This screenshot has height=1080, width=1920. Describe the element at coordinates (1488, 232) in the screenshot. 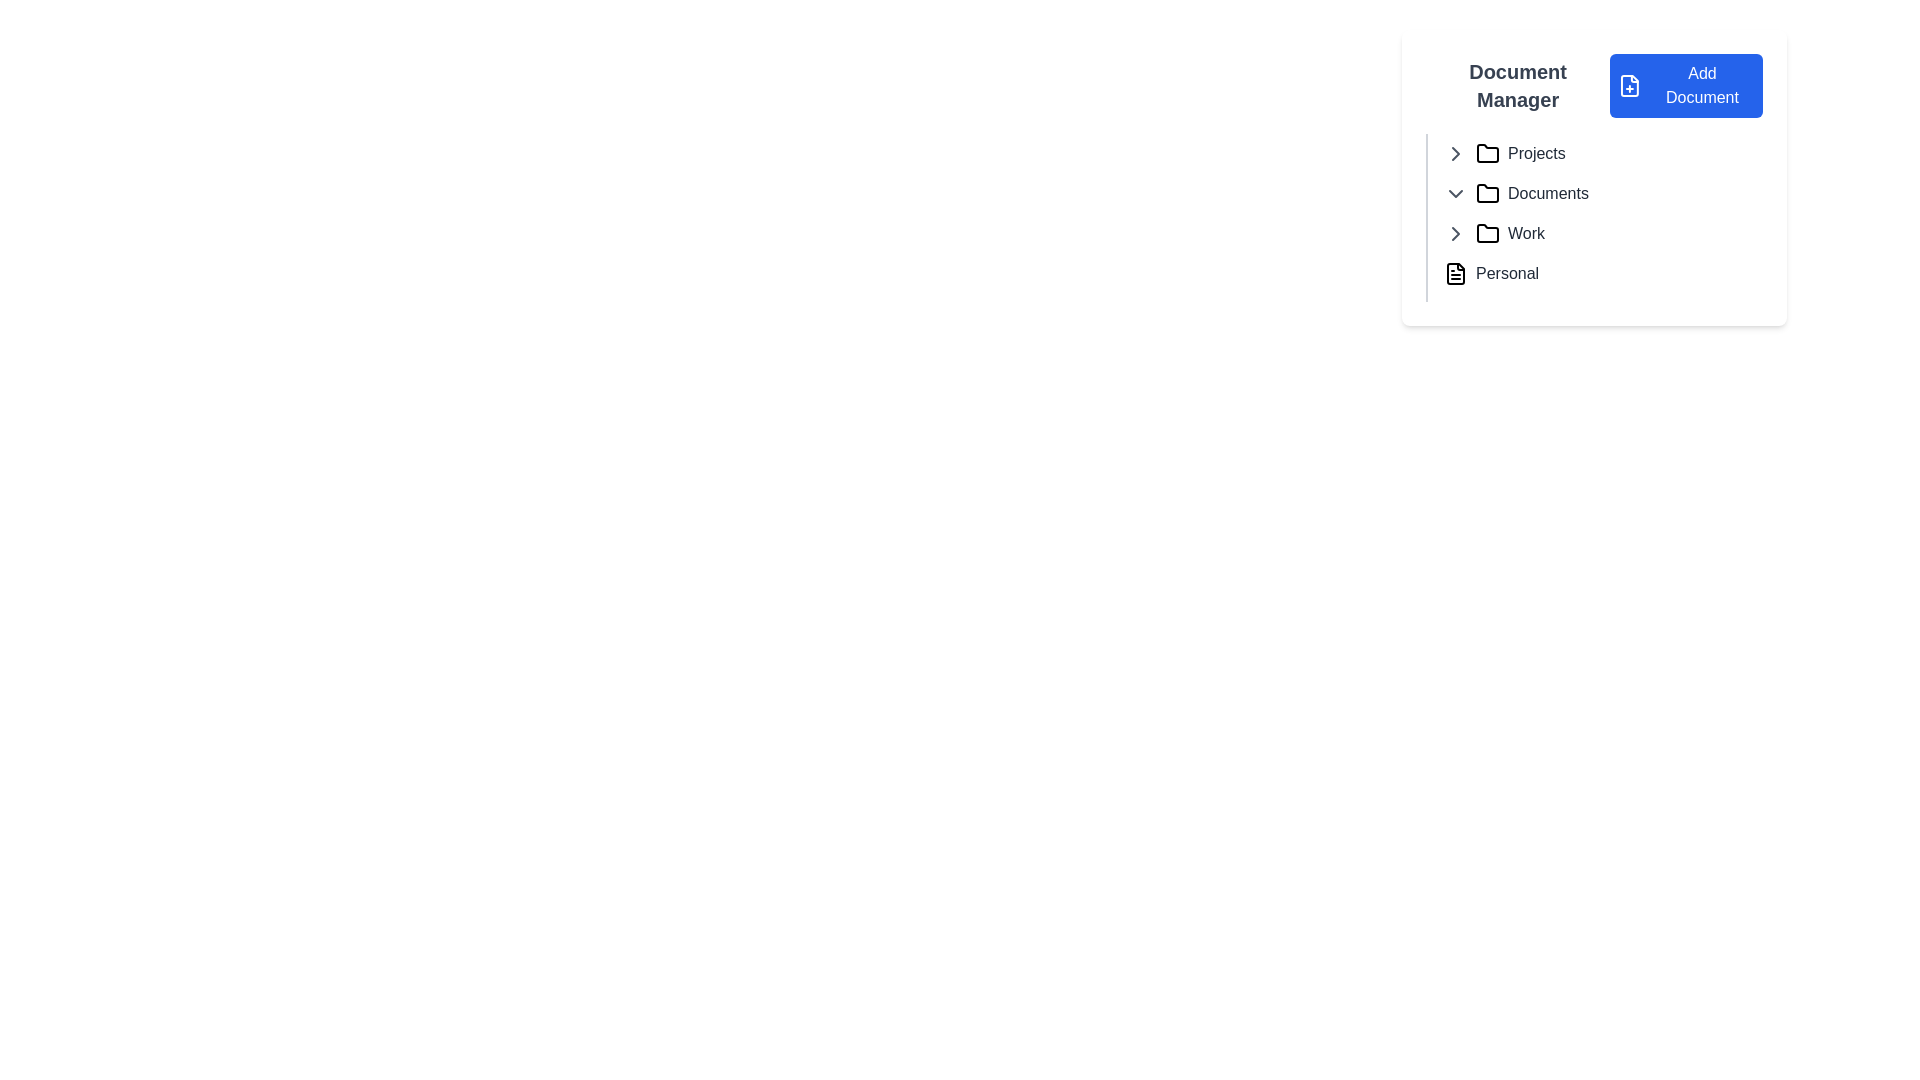

I see `the icon representing the 'Work' folder` at that location.